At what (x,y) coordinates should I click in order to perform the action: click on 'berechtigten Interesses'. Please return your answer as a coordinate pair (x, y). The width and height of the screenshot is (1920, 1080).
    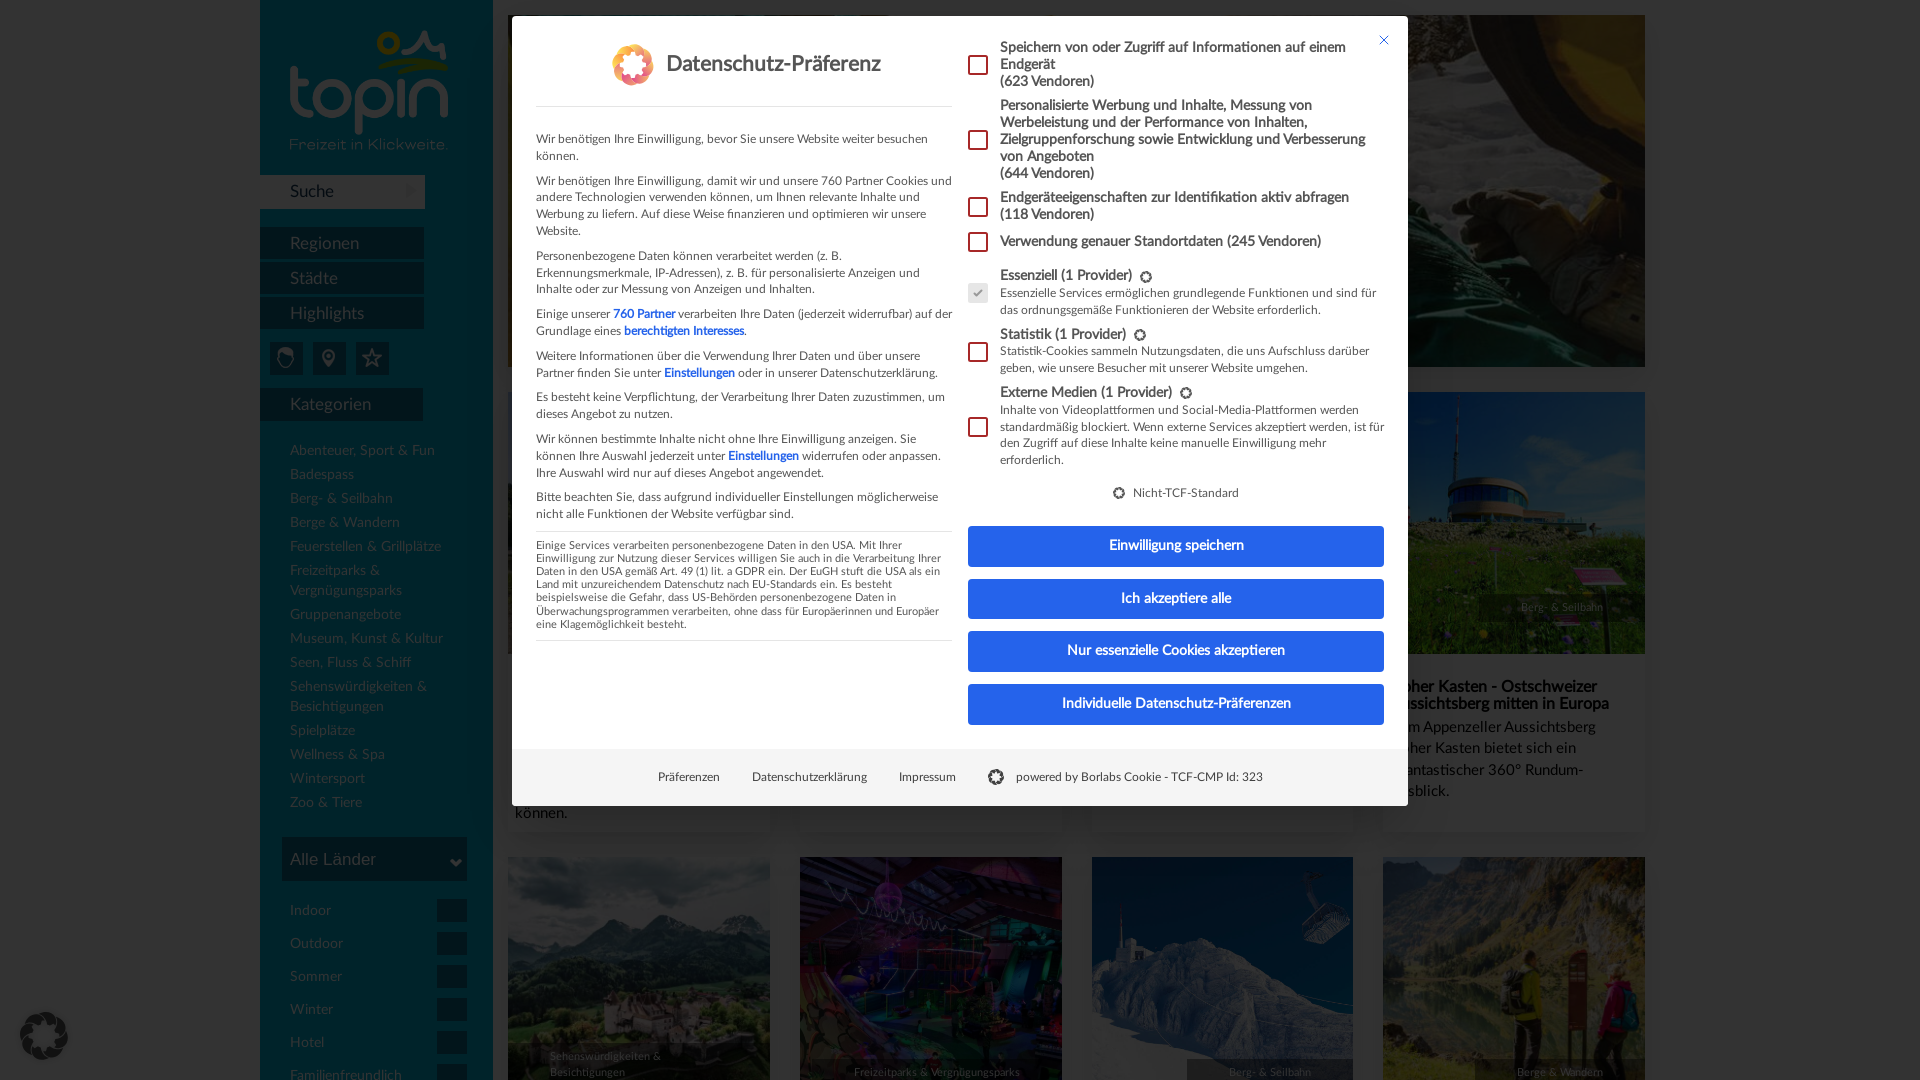
    Looking at the image, I should click on (684, 330).